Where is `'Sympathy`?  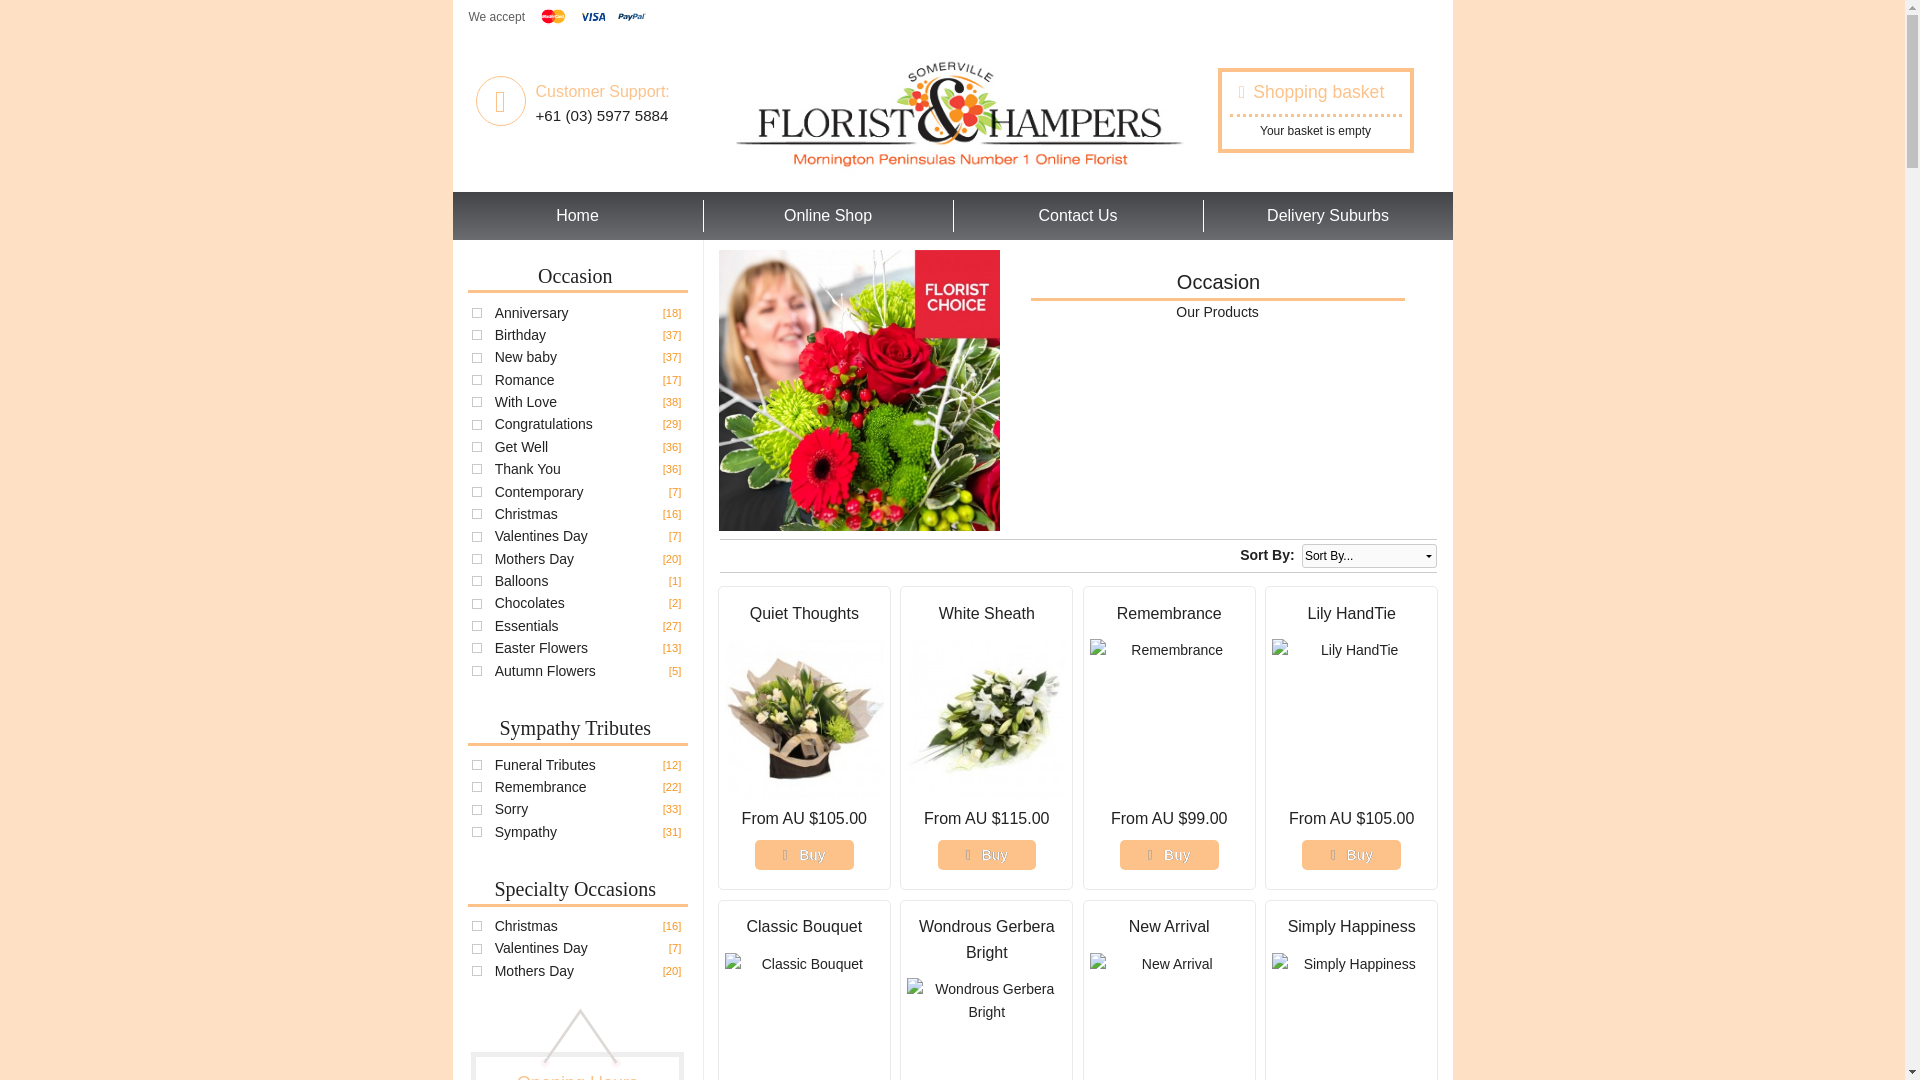 'Sympathy is located at coordinates (494, 832).